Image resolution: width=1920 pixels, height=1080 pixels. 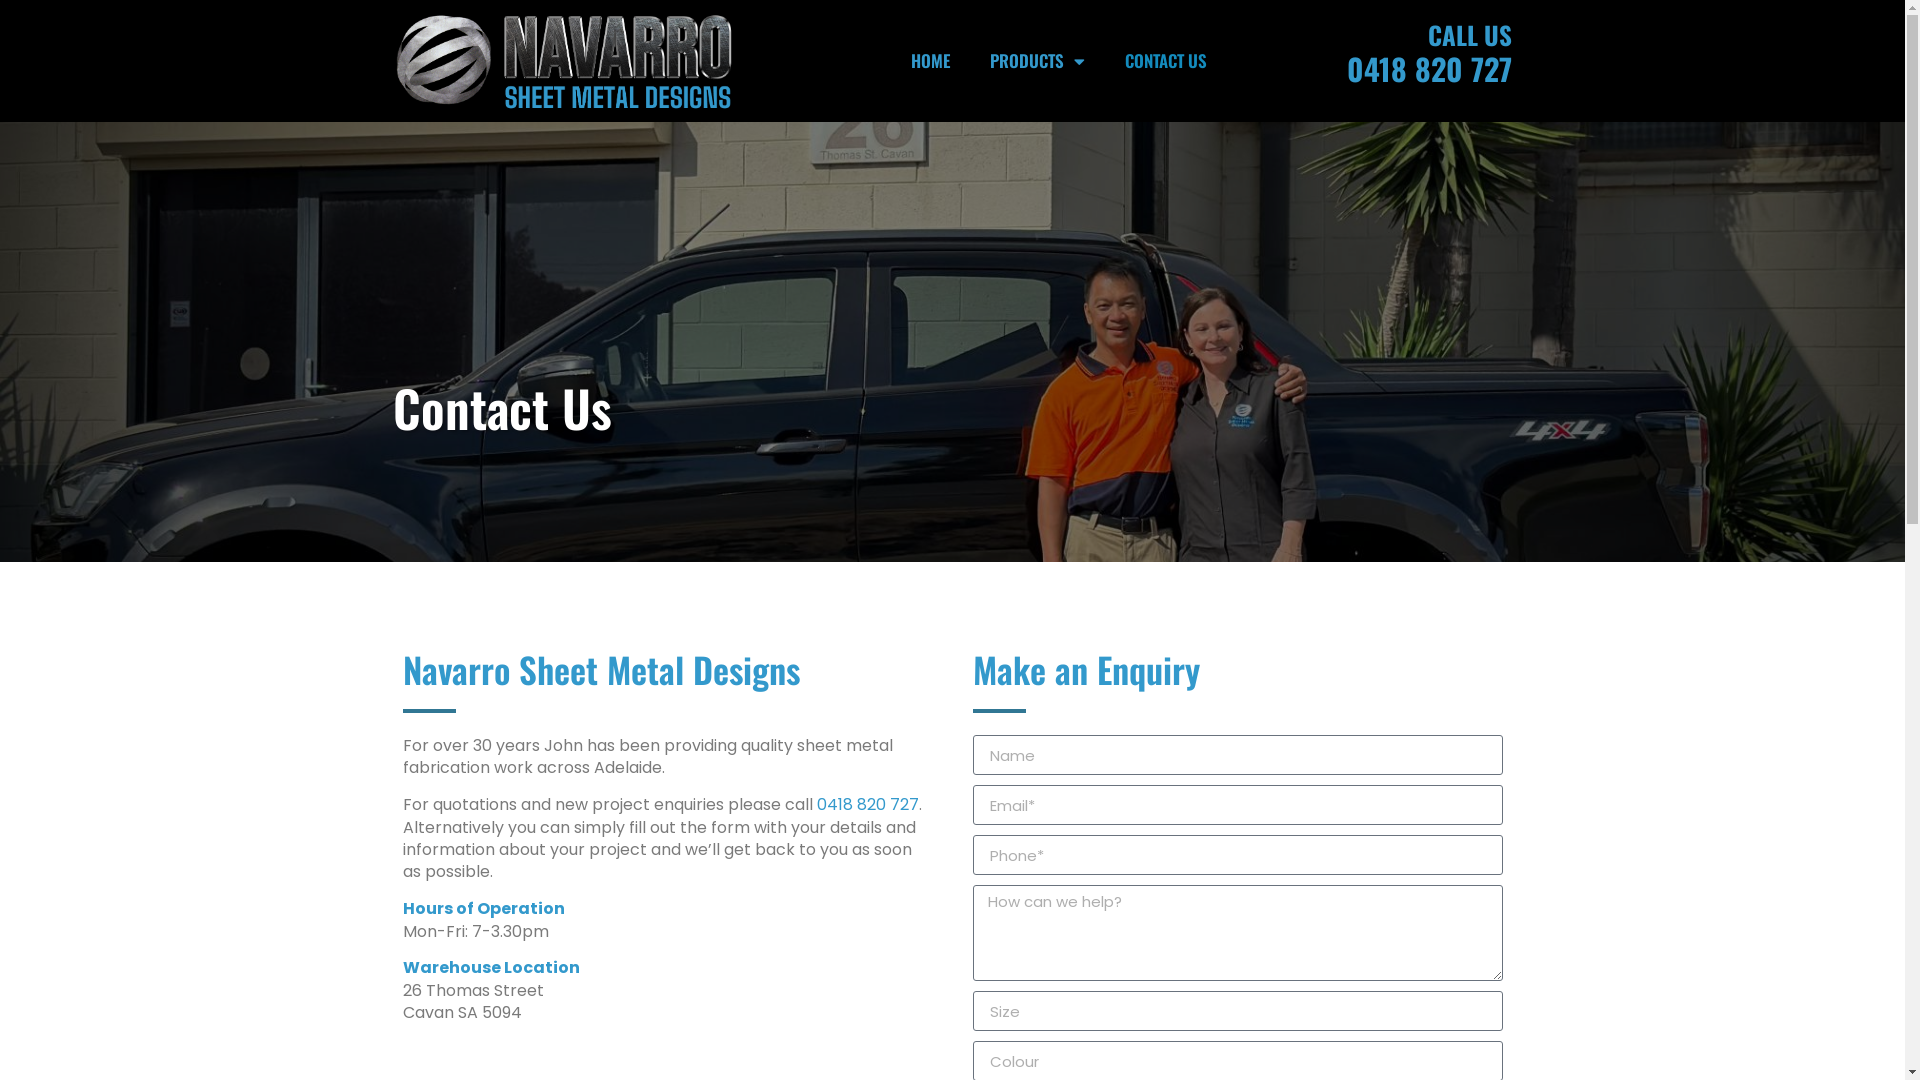 I want to click on 'PRODUCTS', so click(x=1037, y=60).